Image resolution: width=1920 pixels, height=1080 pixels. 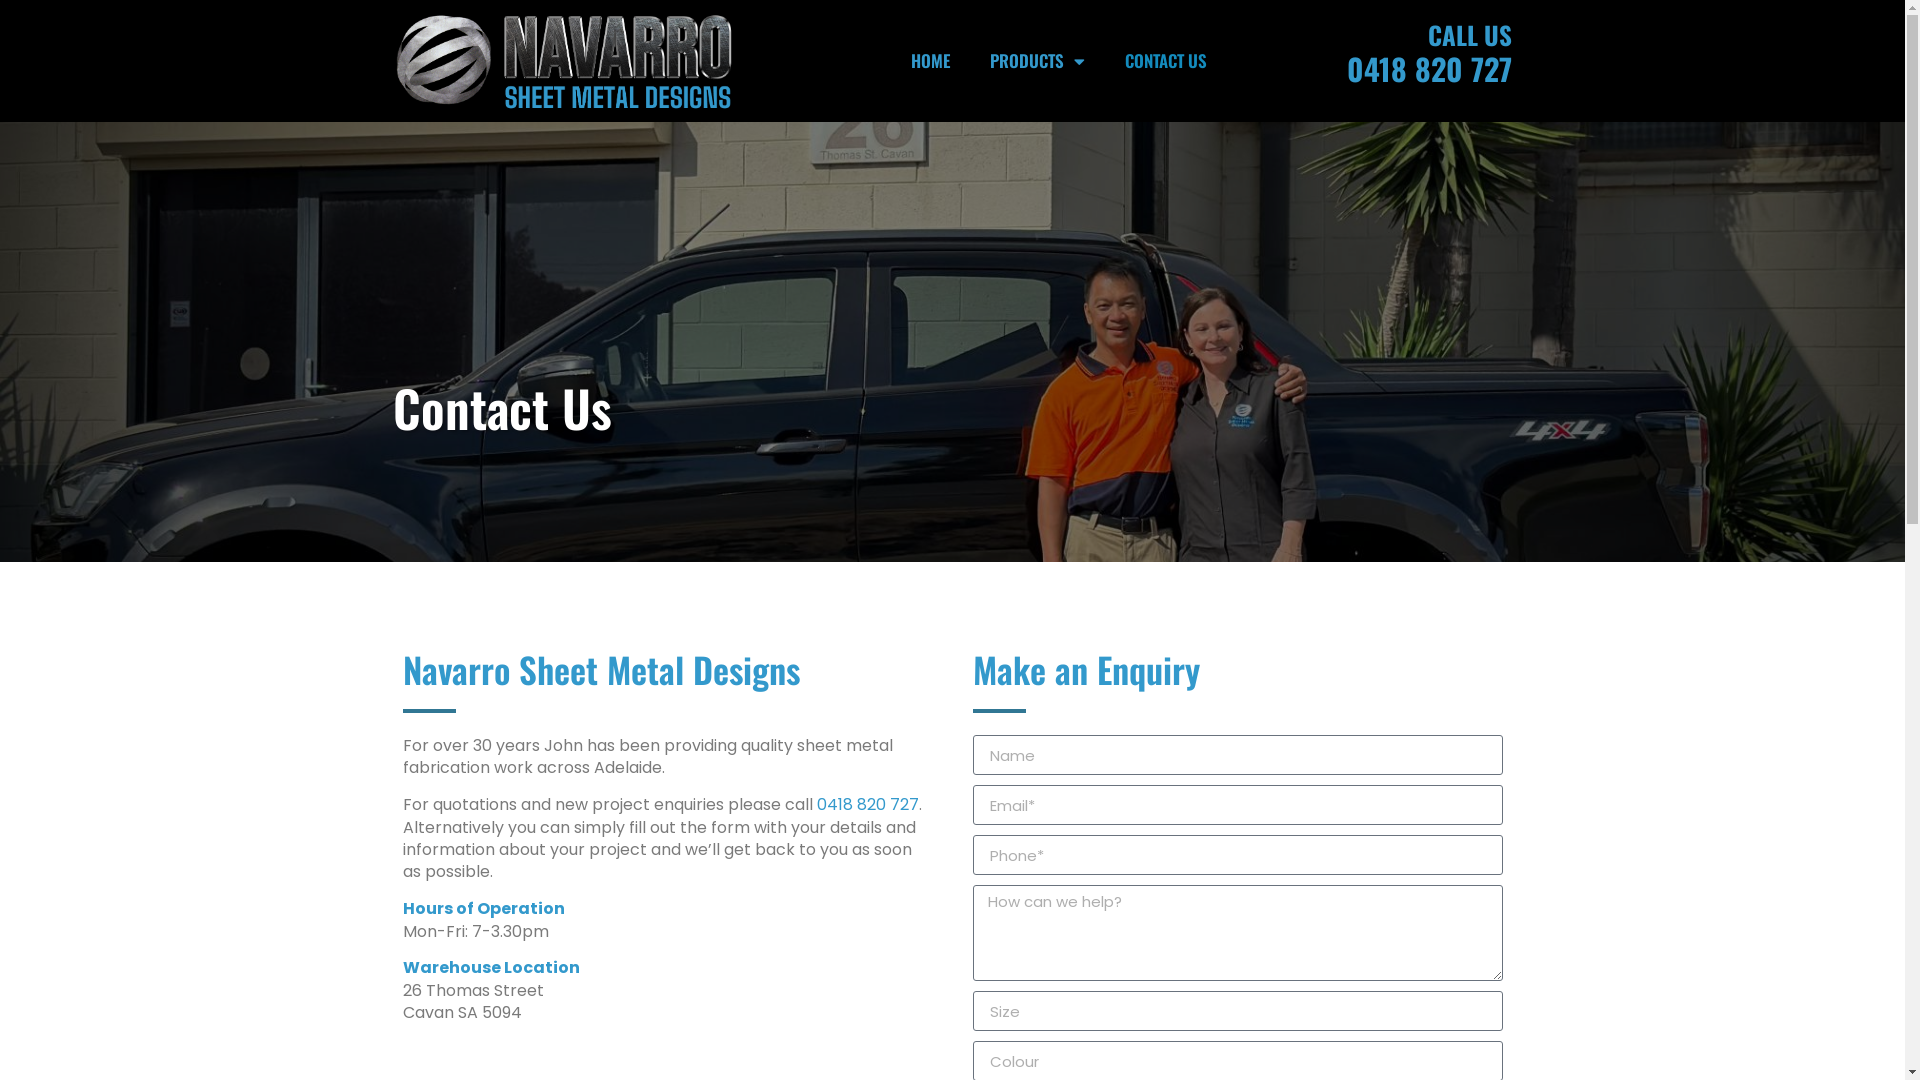 I want to click on 'PRODUCTS', so click(x=1037, y=60).